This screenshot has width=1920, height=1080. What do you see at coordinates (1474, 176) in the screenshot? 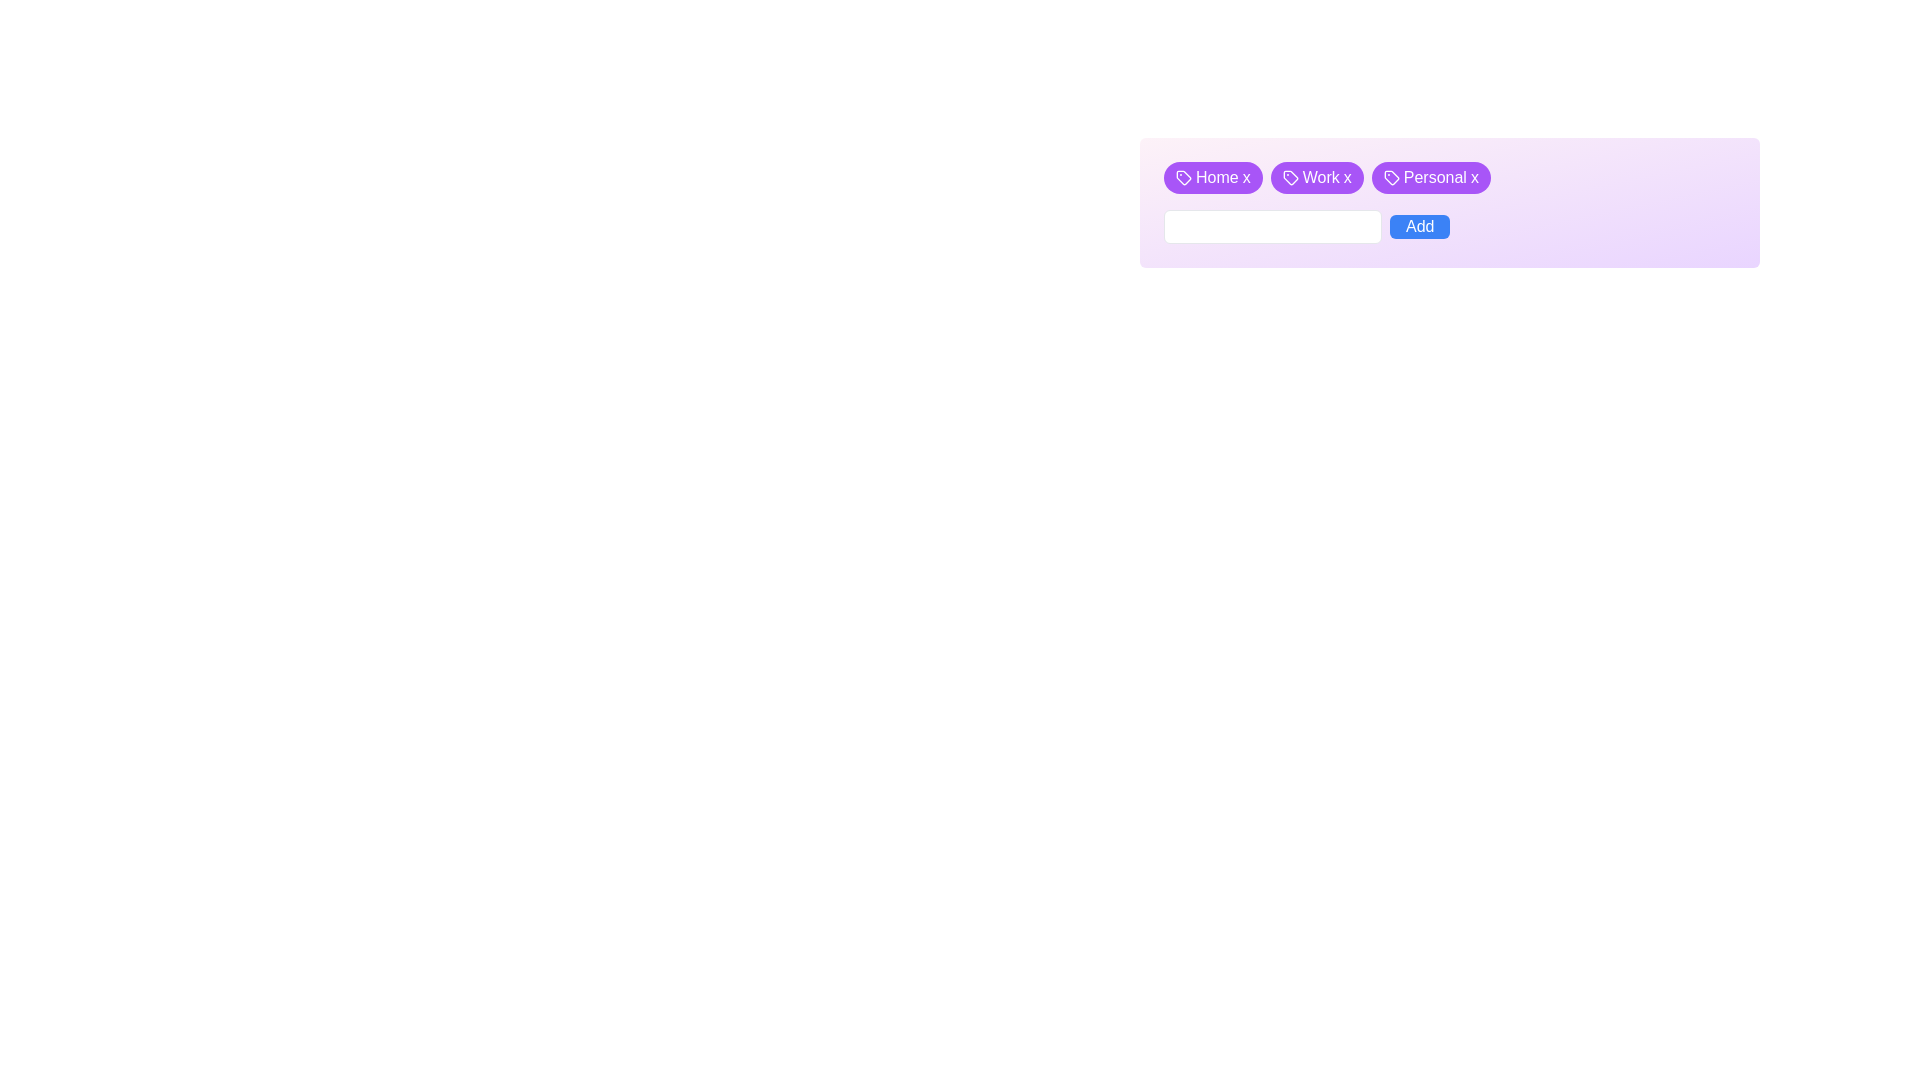
I see `the close button for the 'Personal' tag, which is located at the right end of the third tag in a row of three tags near the middle-top of the interface, to change its color` at bounding box center [1474, 176].